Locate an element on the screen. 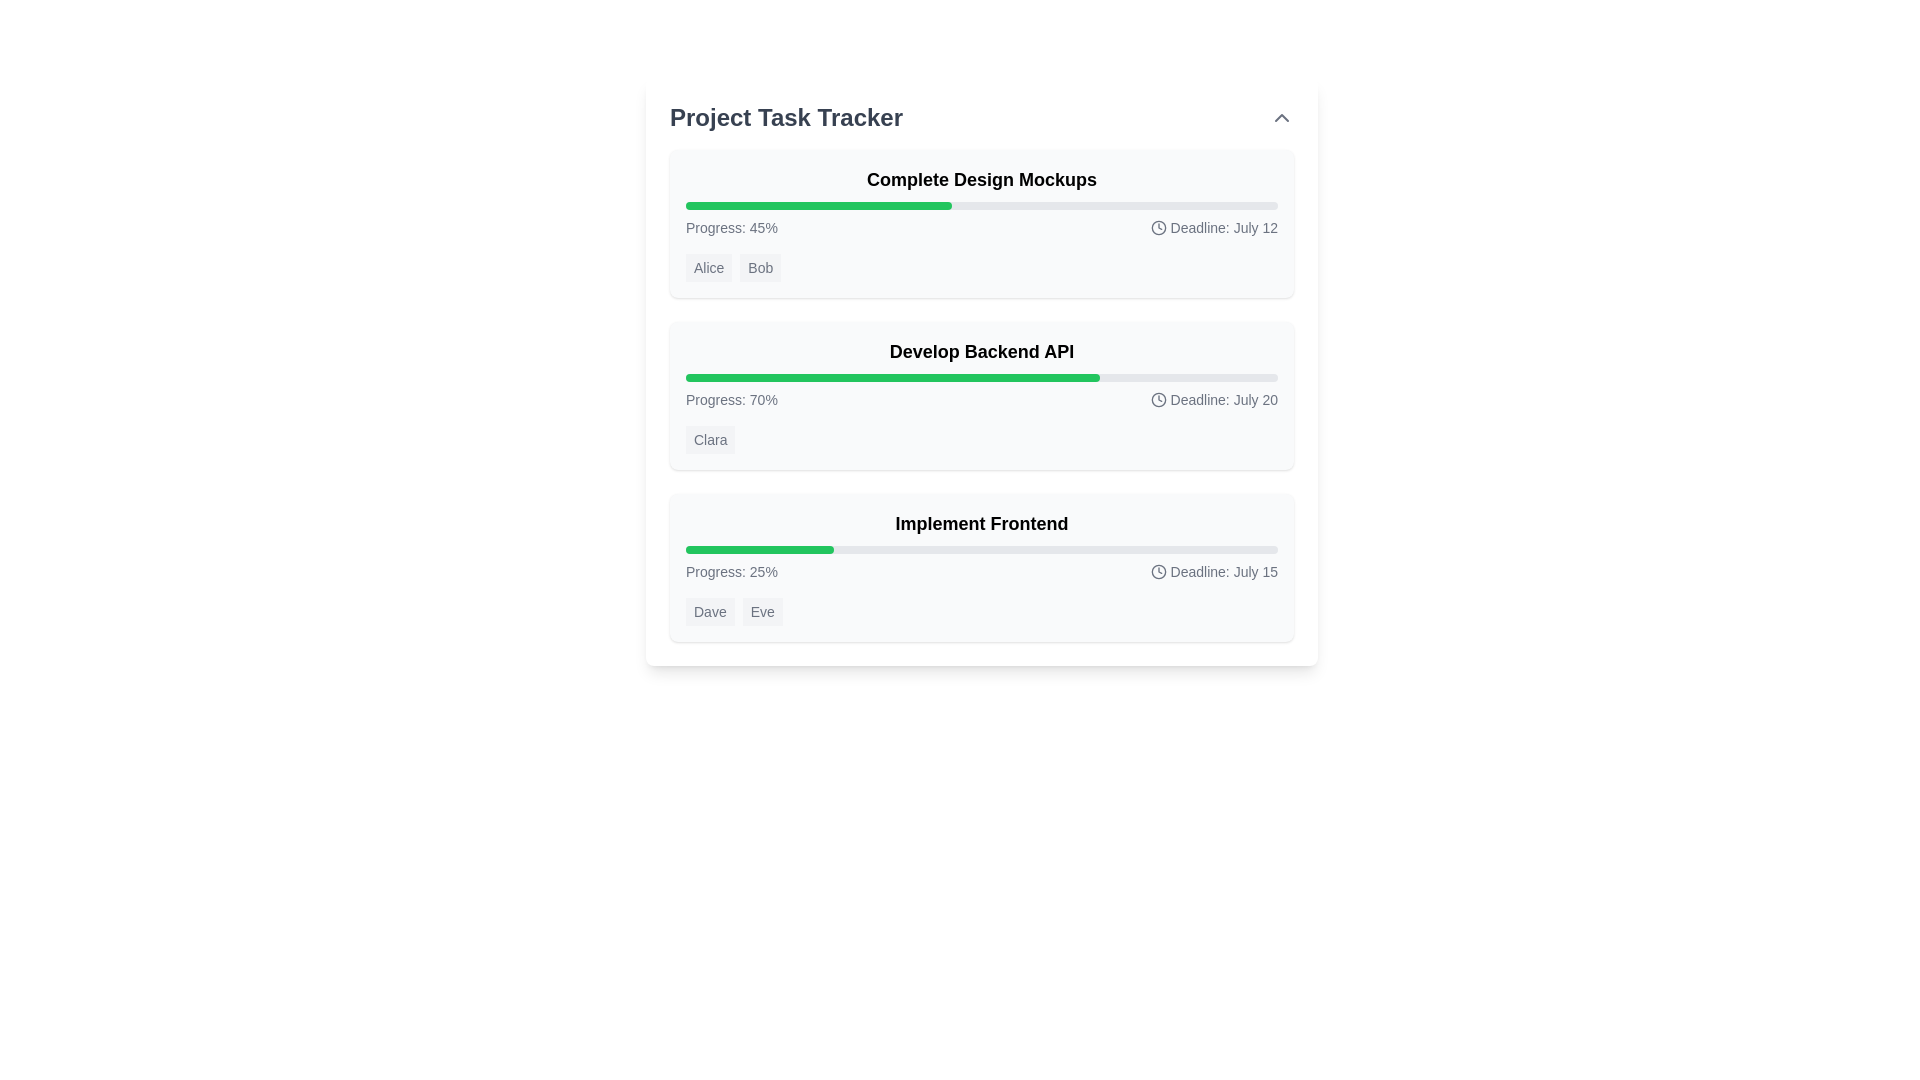 The width and height of the screenshot is (1920, 1080). the Status indicator located in the 'Complete Design Mockups' section, which displays the progress percentage and deadline for a task, positioned below the progress bar and above the contributors 'Alice' and 'Bob' is located at coordinates (982, 226).